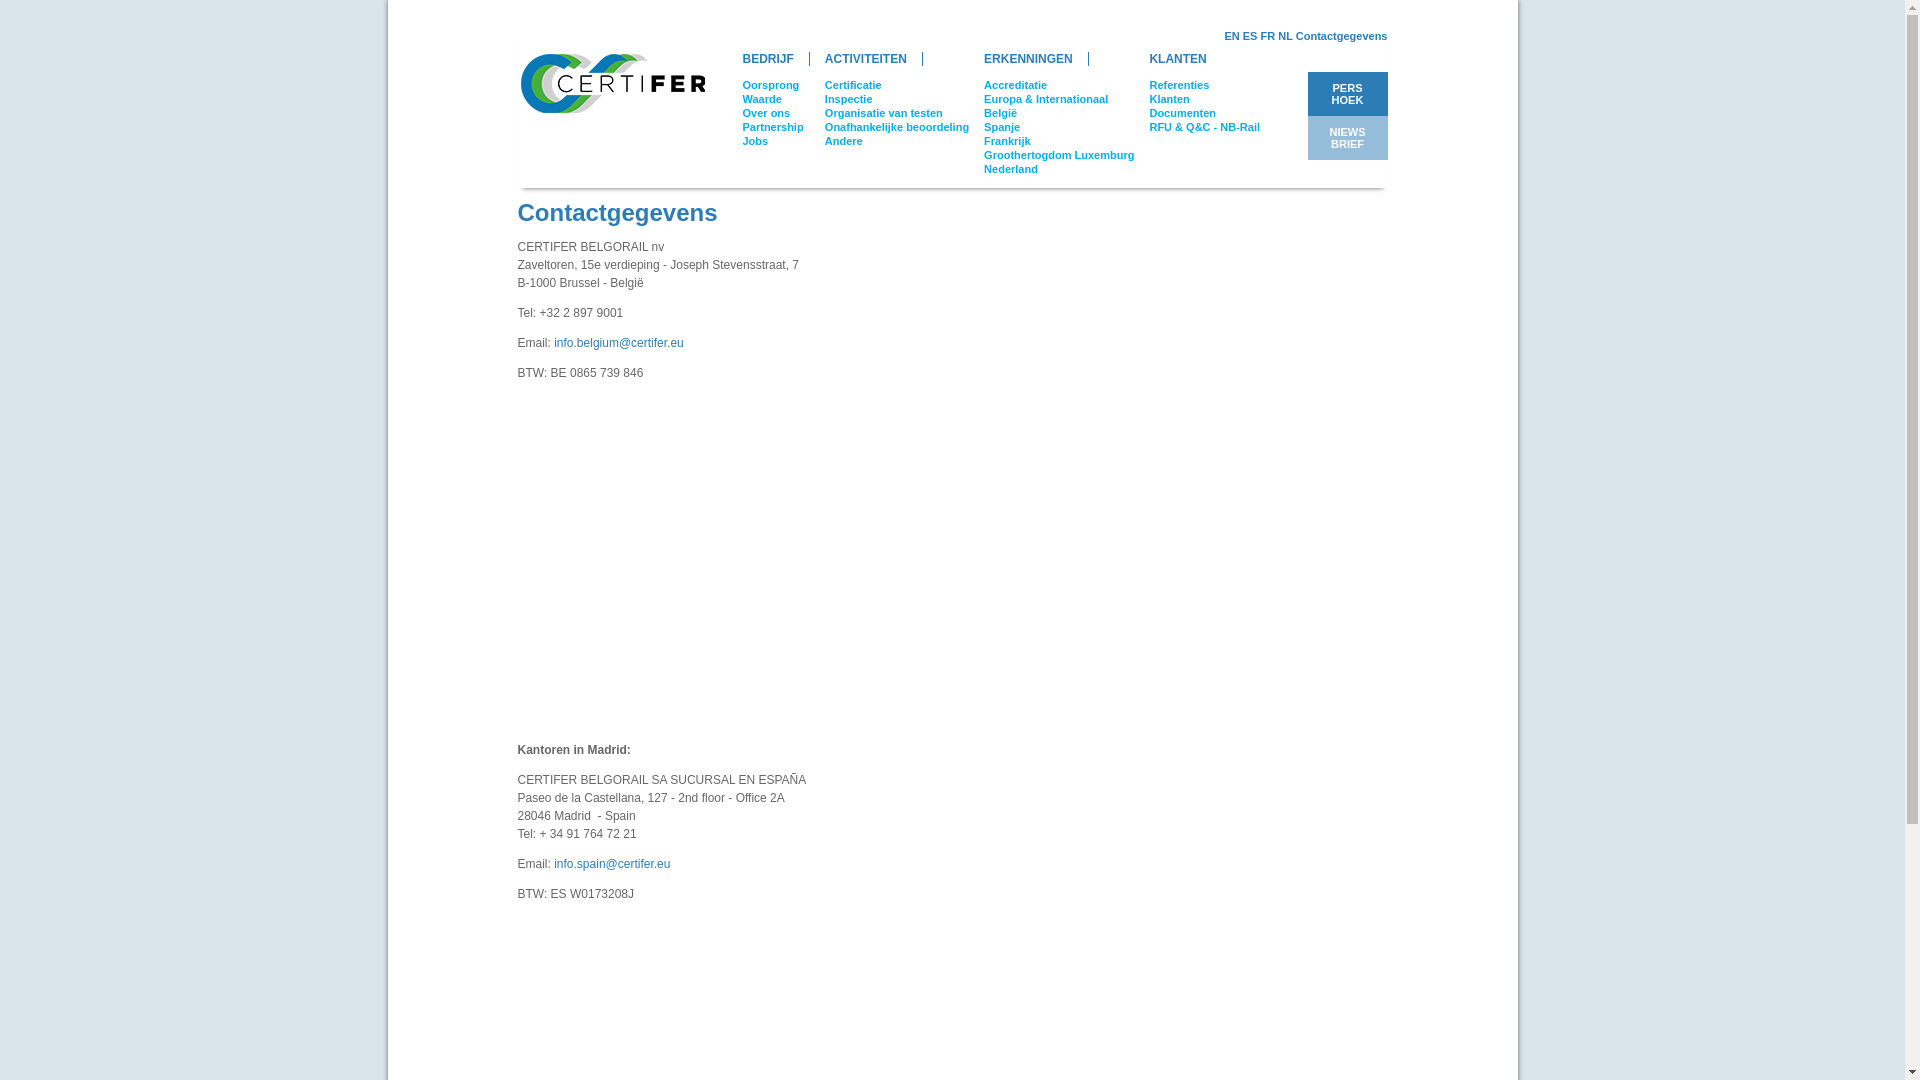  Describe the element at coordinates (1177, 57) in the screenshot. I see `'KLANTEN'` at that location.